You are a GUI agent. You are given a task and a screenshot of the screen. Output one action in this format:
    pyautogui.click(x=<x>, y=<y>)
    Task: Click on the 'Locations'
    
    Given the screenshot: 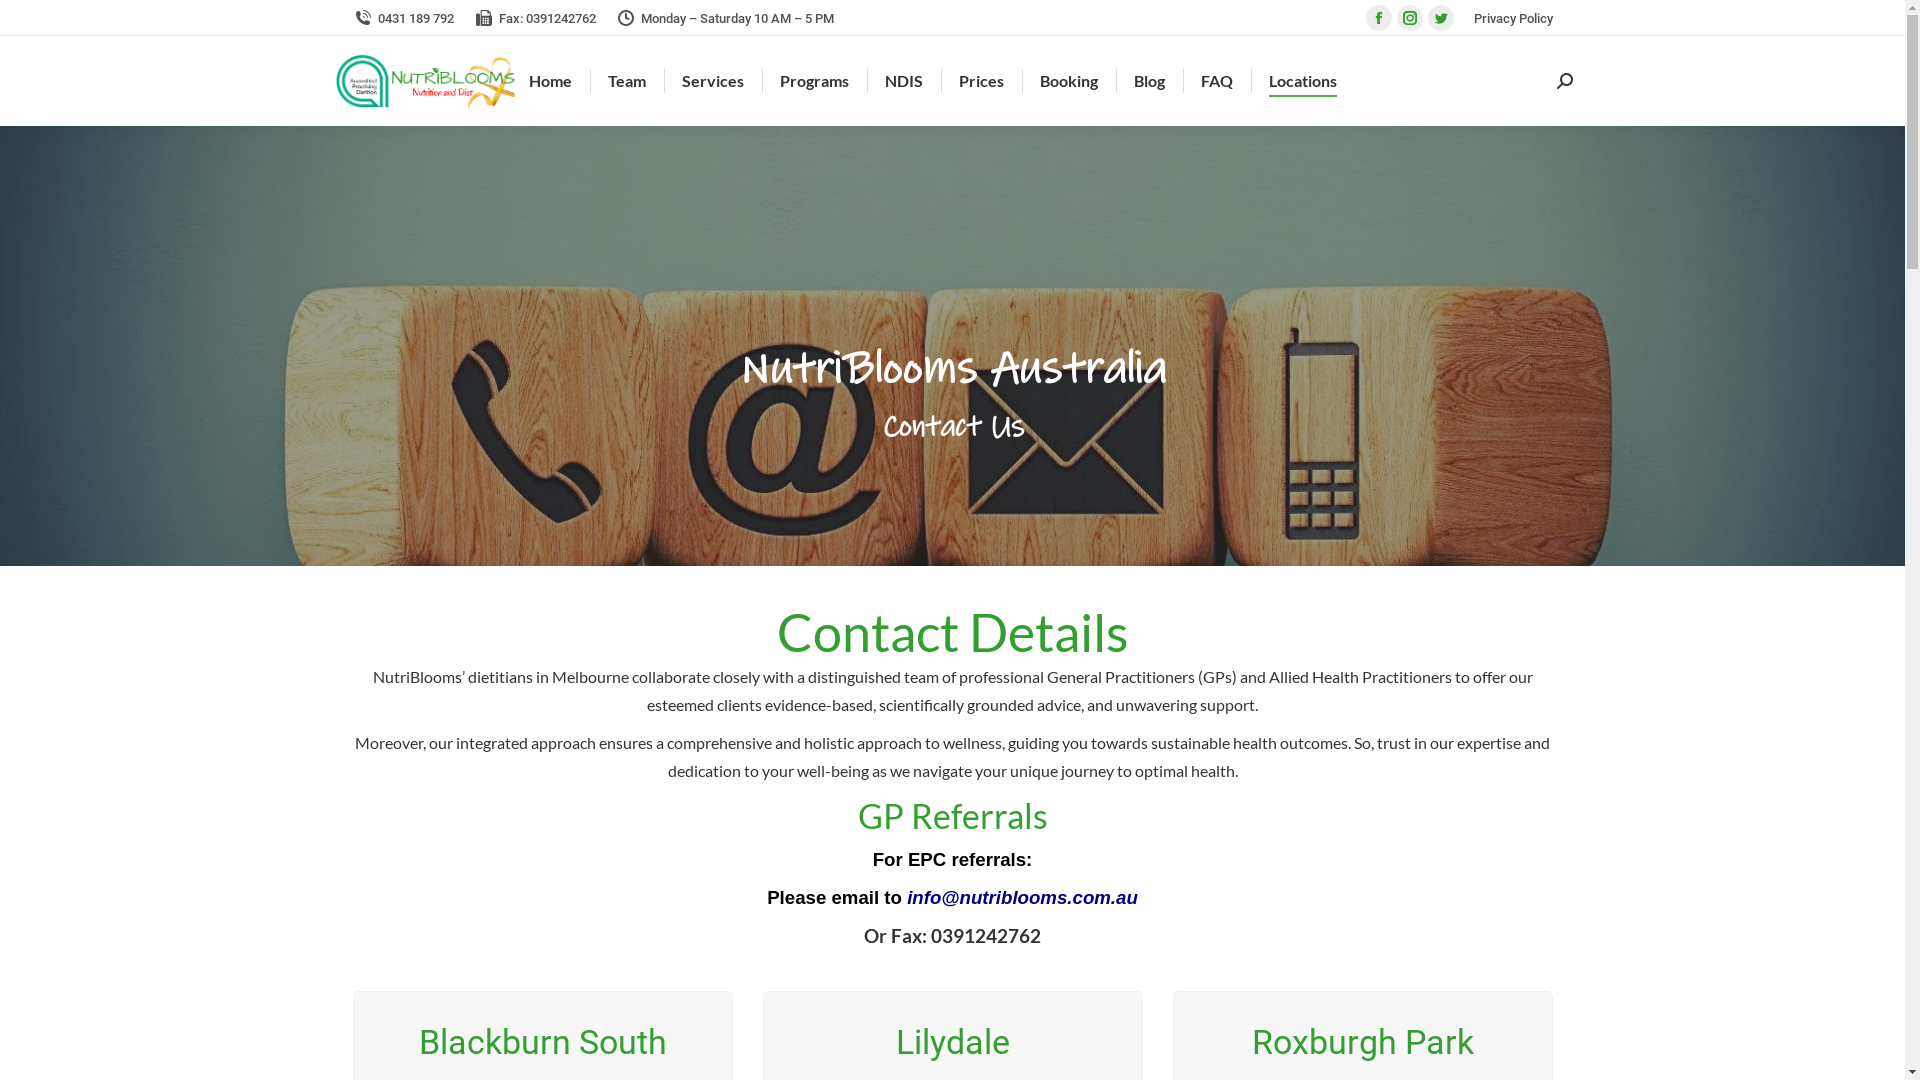 What is the action you would take?
    pyautogui.click(x=1302, y=80)
    